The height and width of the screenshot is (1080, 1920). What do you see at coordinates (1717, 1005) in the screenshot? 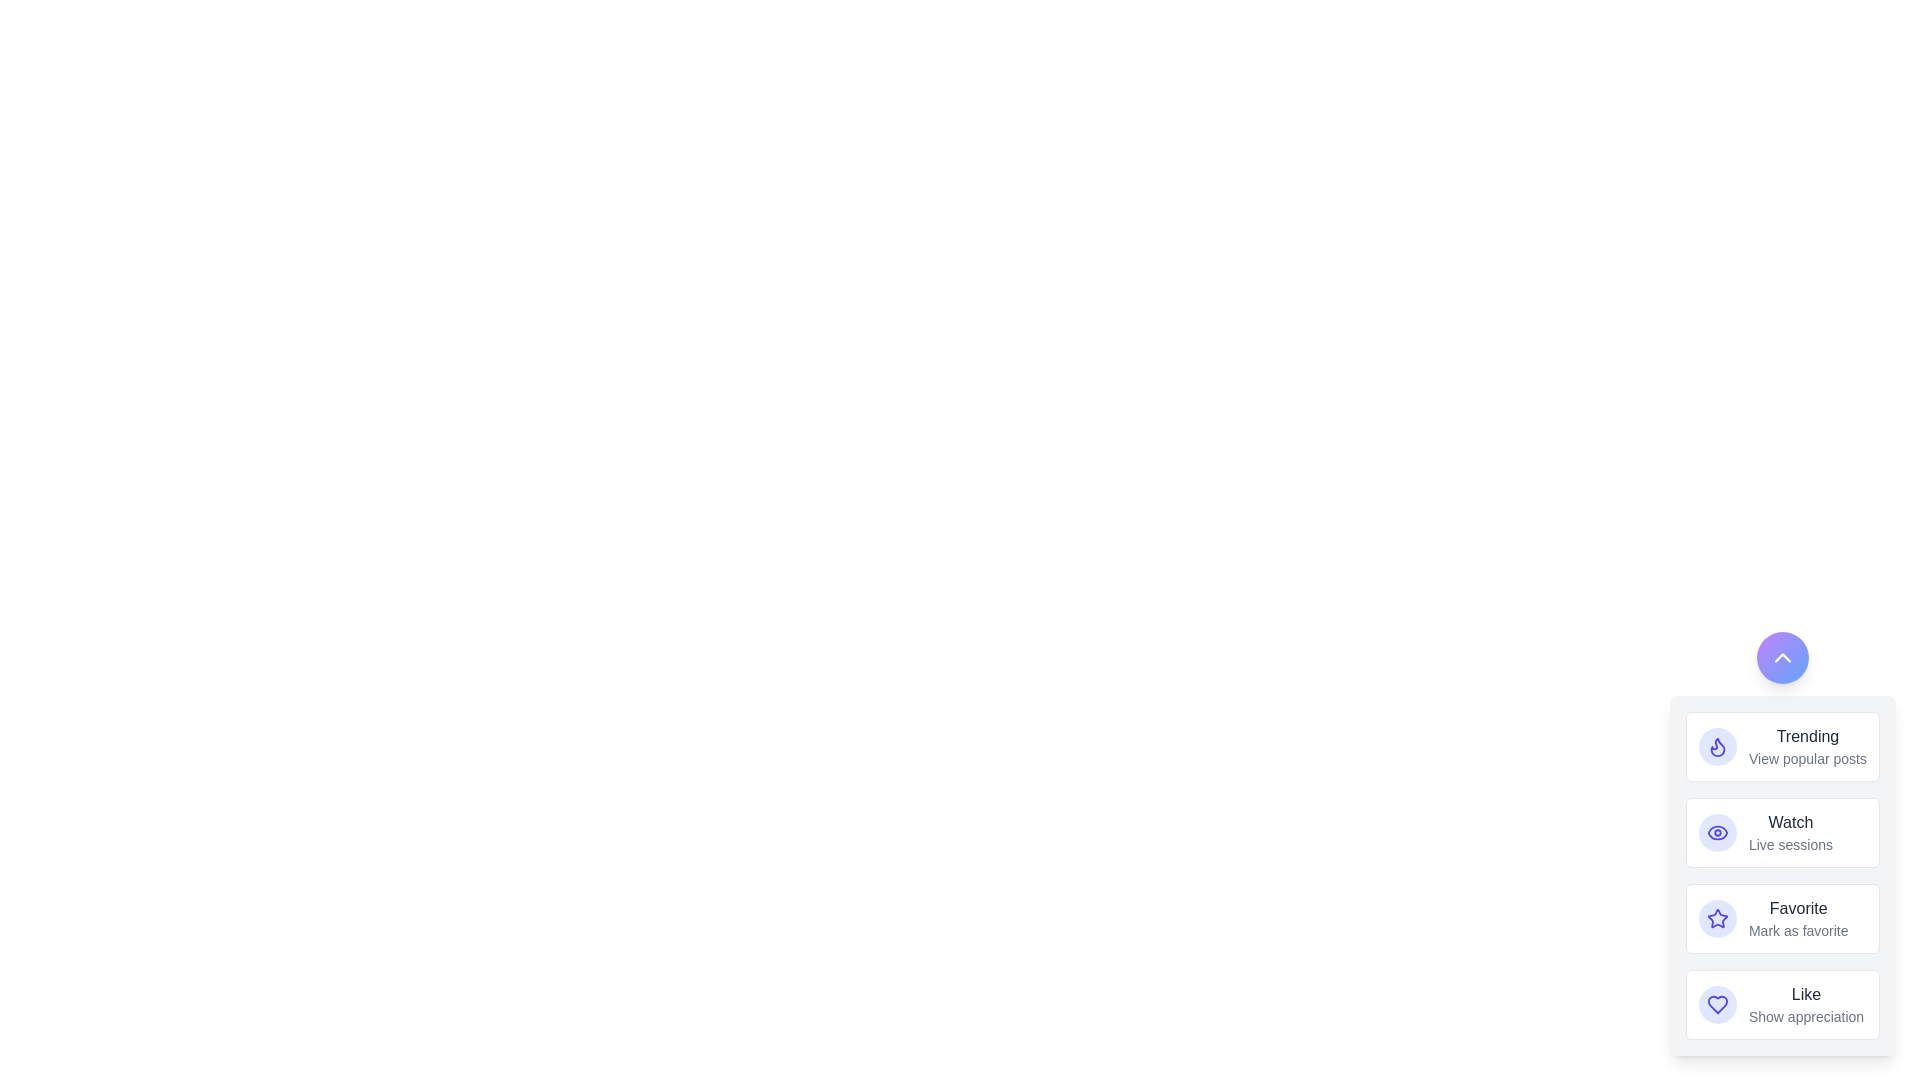
I see `the Like button to trigger its functionality` at bounding box center [1717, 1005].